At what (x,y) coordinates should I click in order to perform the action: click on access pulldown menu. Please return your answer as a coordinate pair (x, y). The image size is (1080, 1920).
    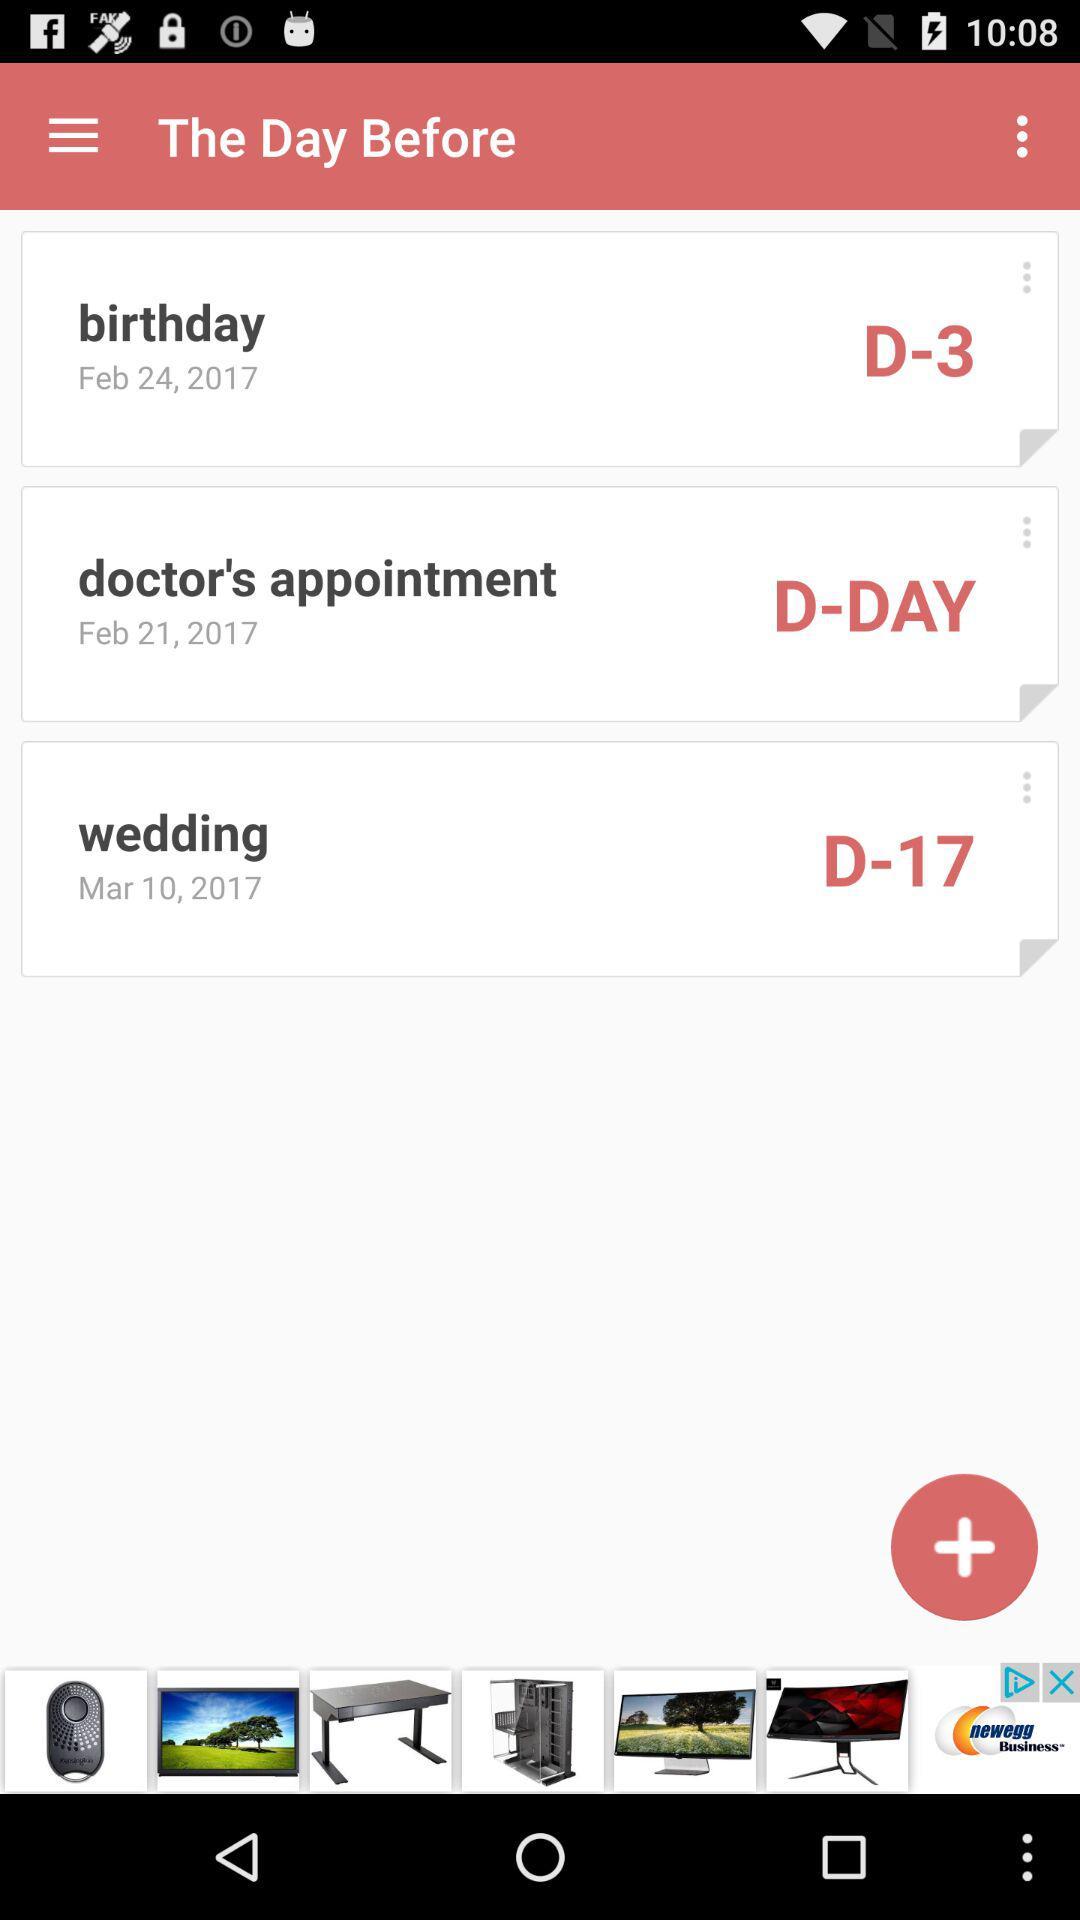
    Looking at the image, I should click on (72, 135).